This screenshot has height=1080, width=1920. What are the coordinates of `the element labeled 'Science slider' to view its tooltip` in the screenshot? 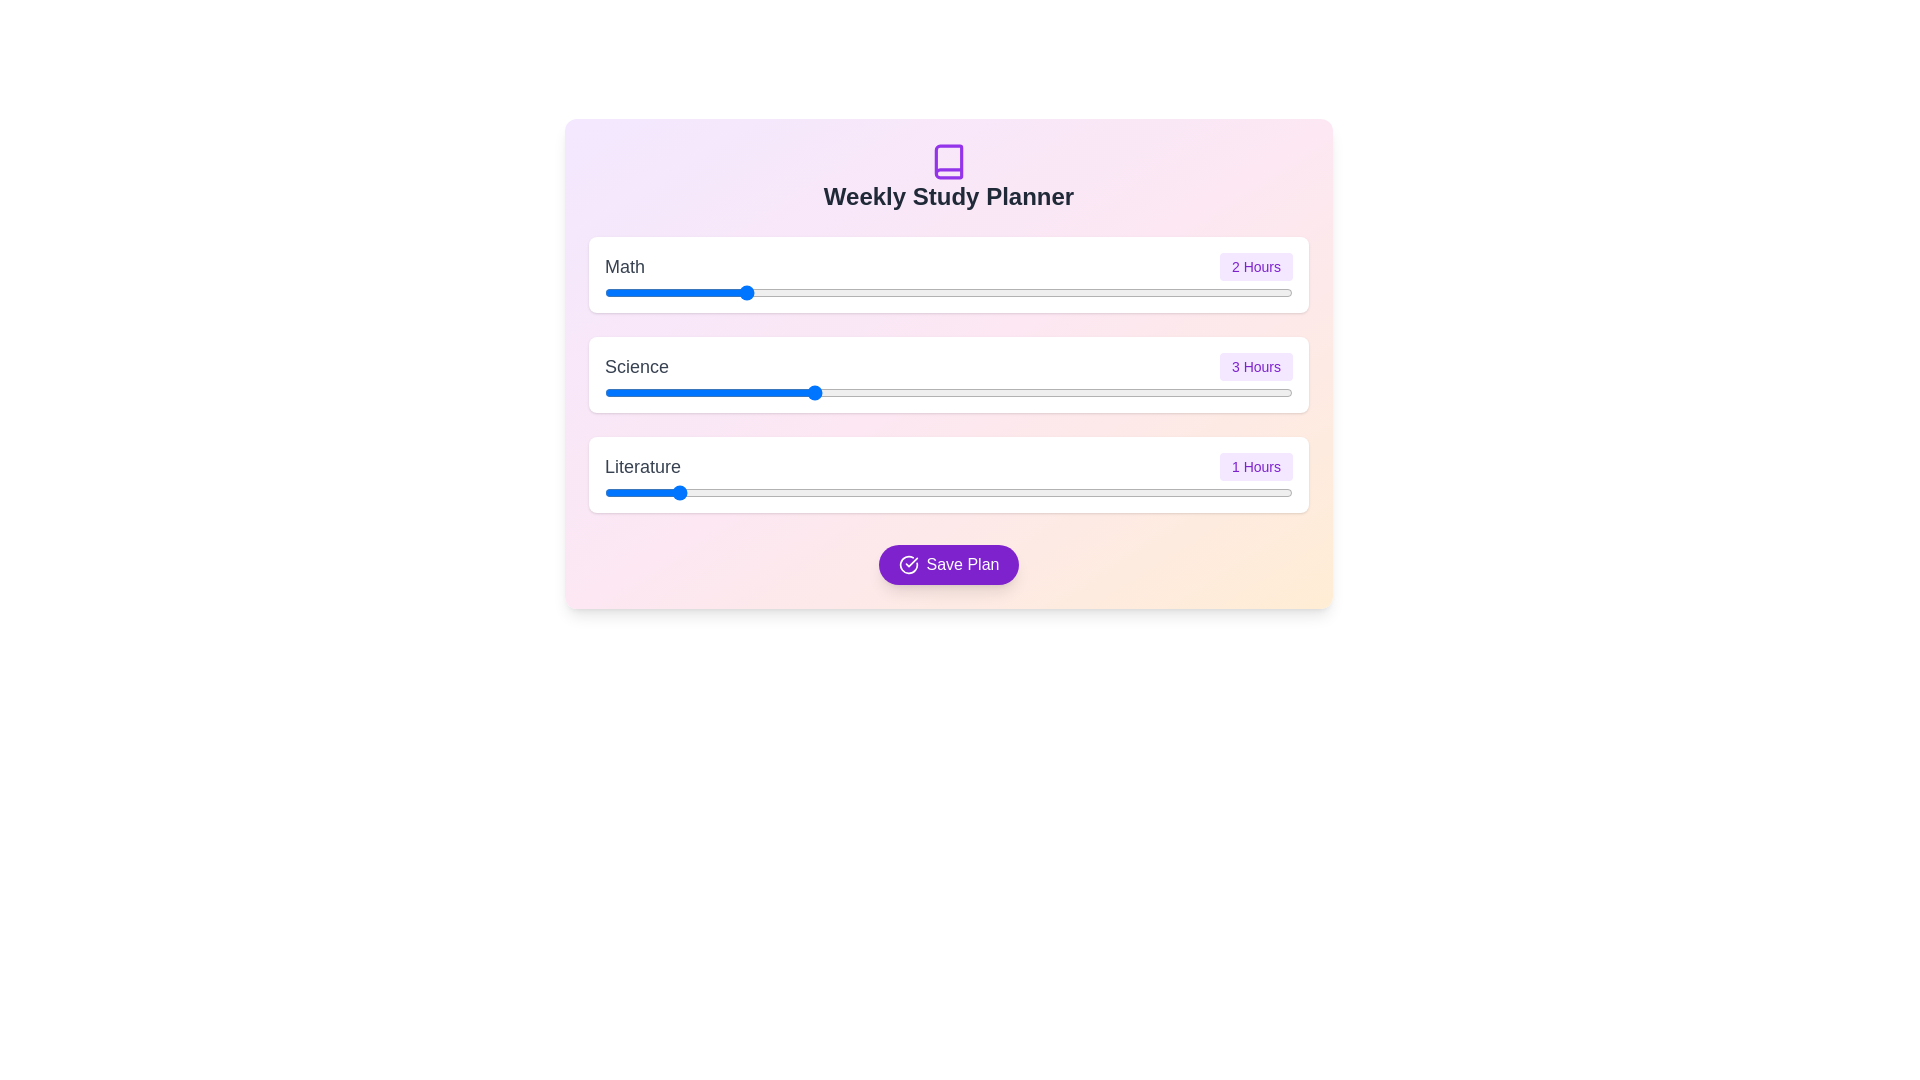 It's located at (948, 393).